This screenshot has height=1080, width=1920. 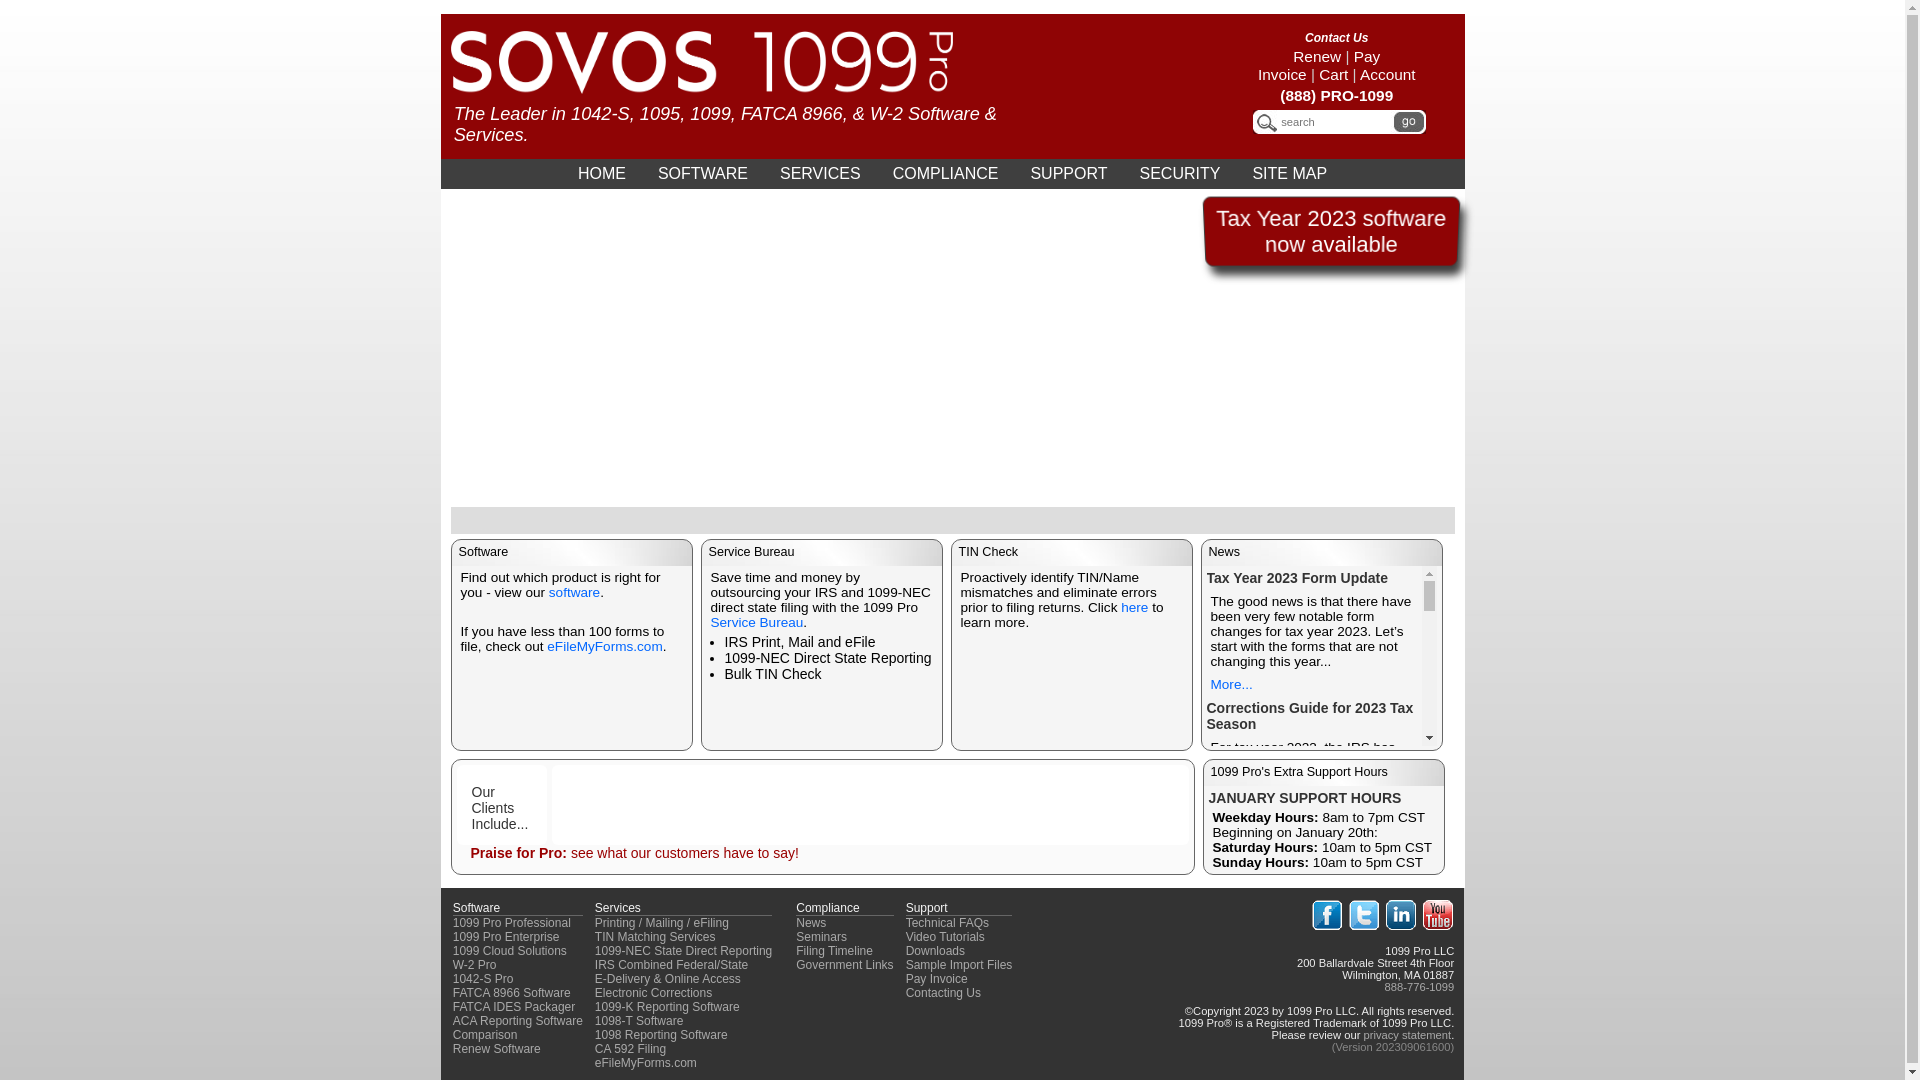 What do you see at coordinates (483, 978) in the screenshot?
I see `'1042-S Pro'` at bounding box center [483, 978].